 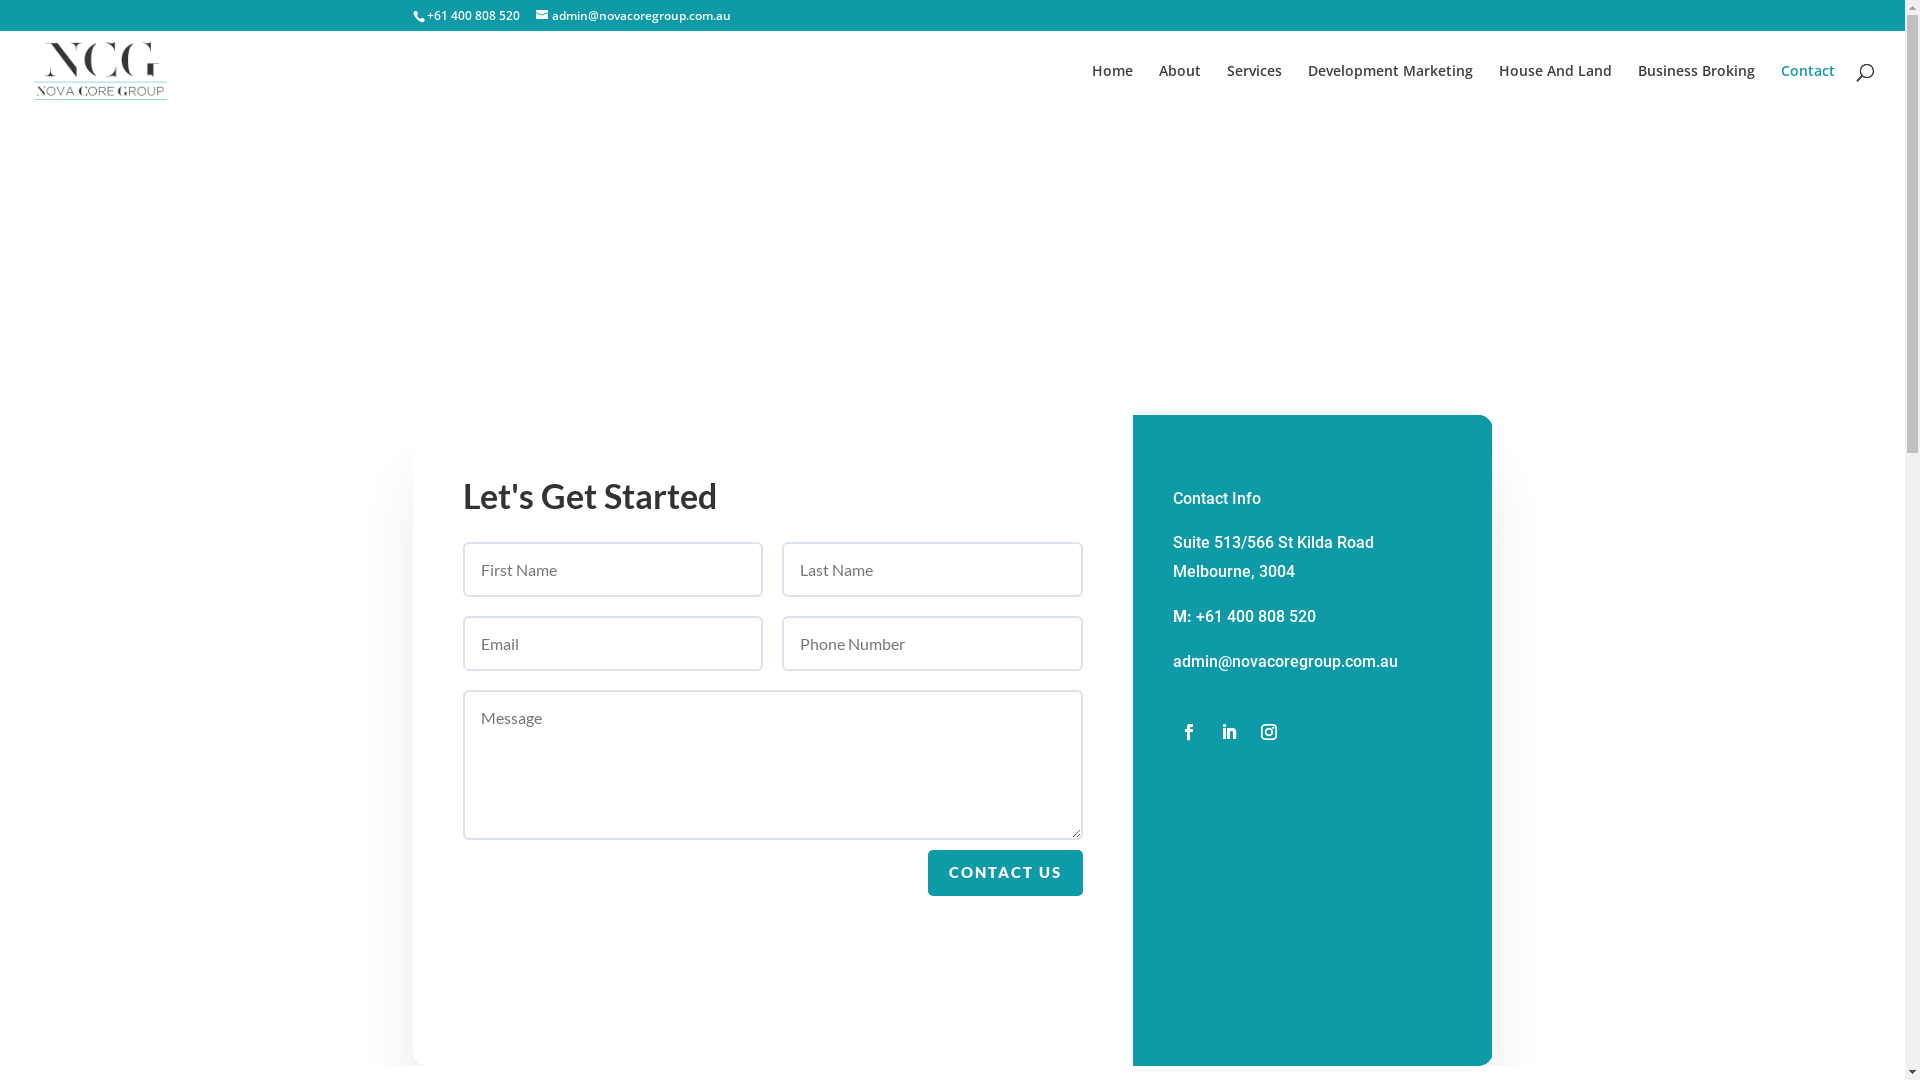 What do you see at coordinates (1498, 86) in the screenshot?
I see `'House And Land'` at bounding box center [1498, 86].